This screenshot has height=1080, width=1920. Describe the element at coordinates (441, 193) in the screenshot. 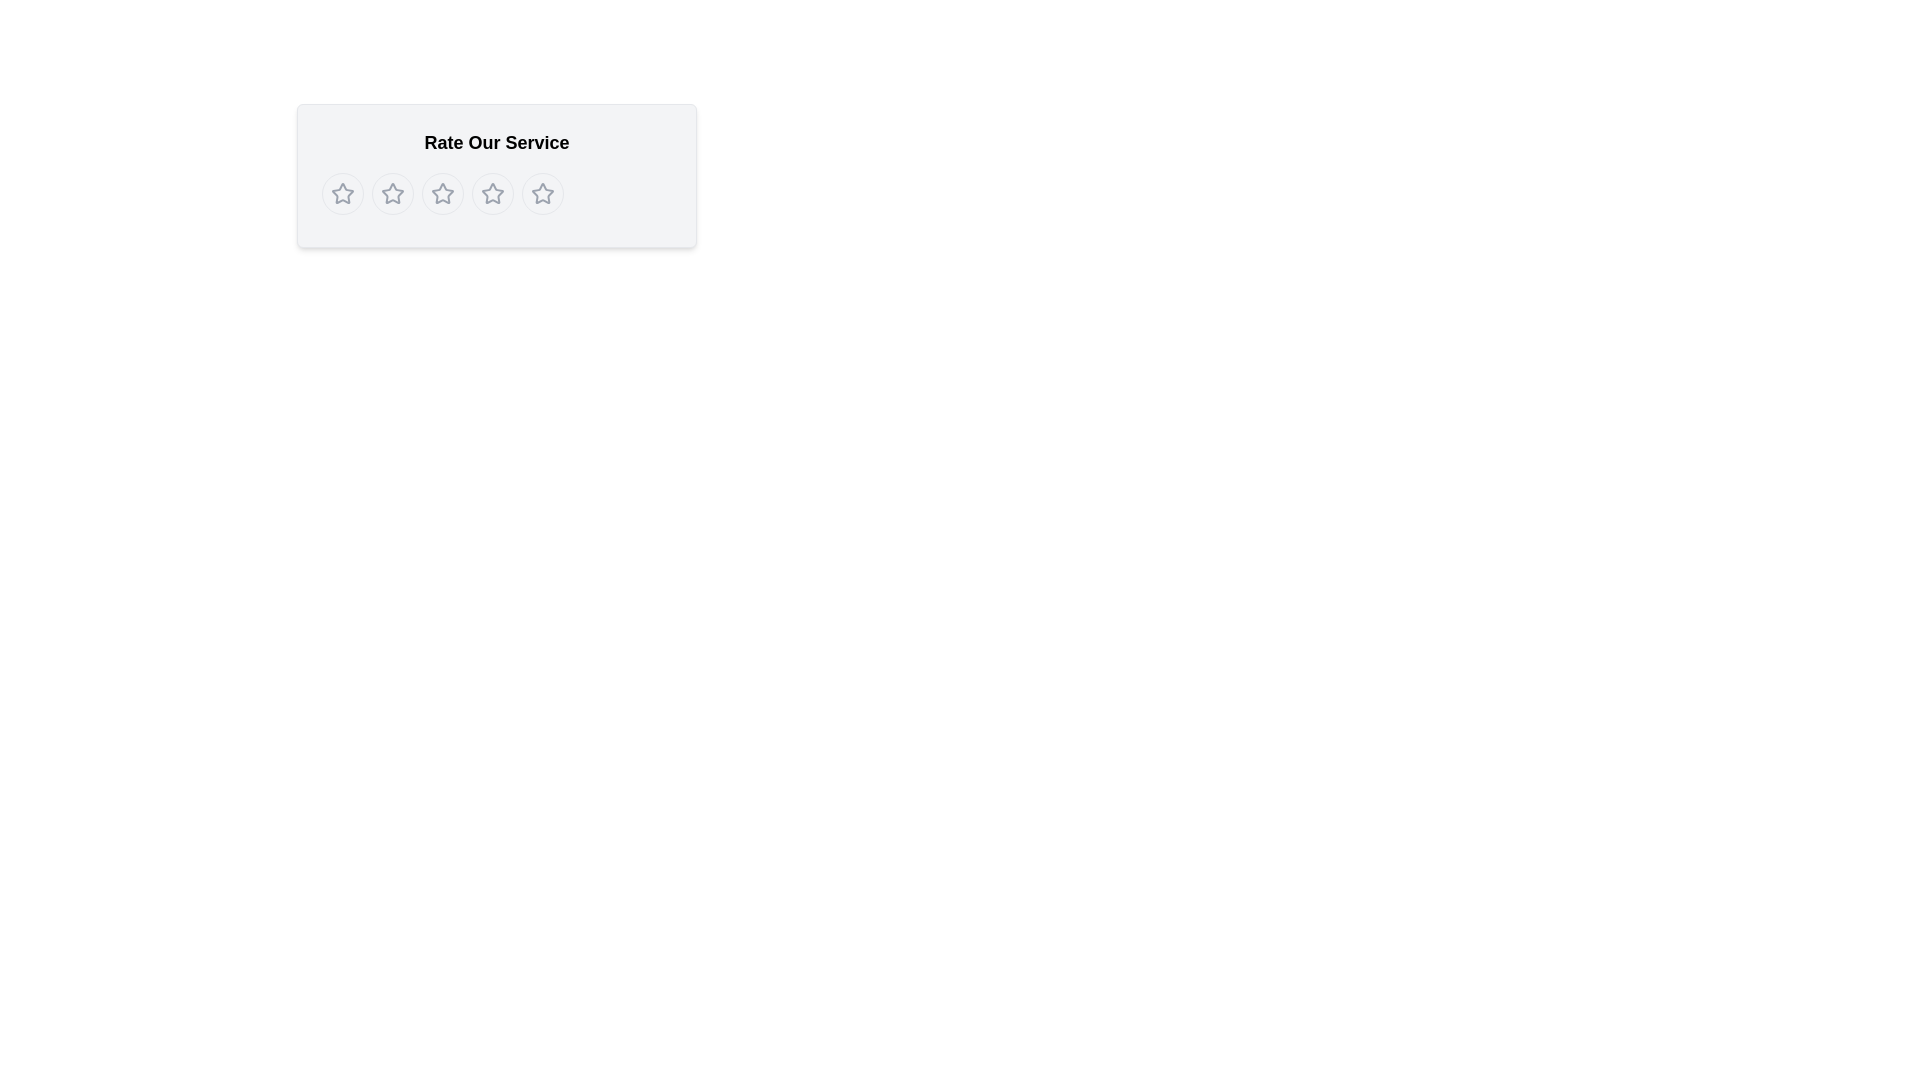

I see `the third star icon in the rating system` at that location.